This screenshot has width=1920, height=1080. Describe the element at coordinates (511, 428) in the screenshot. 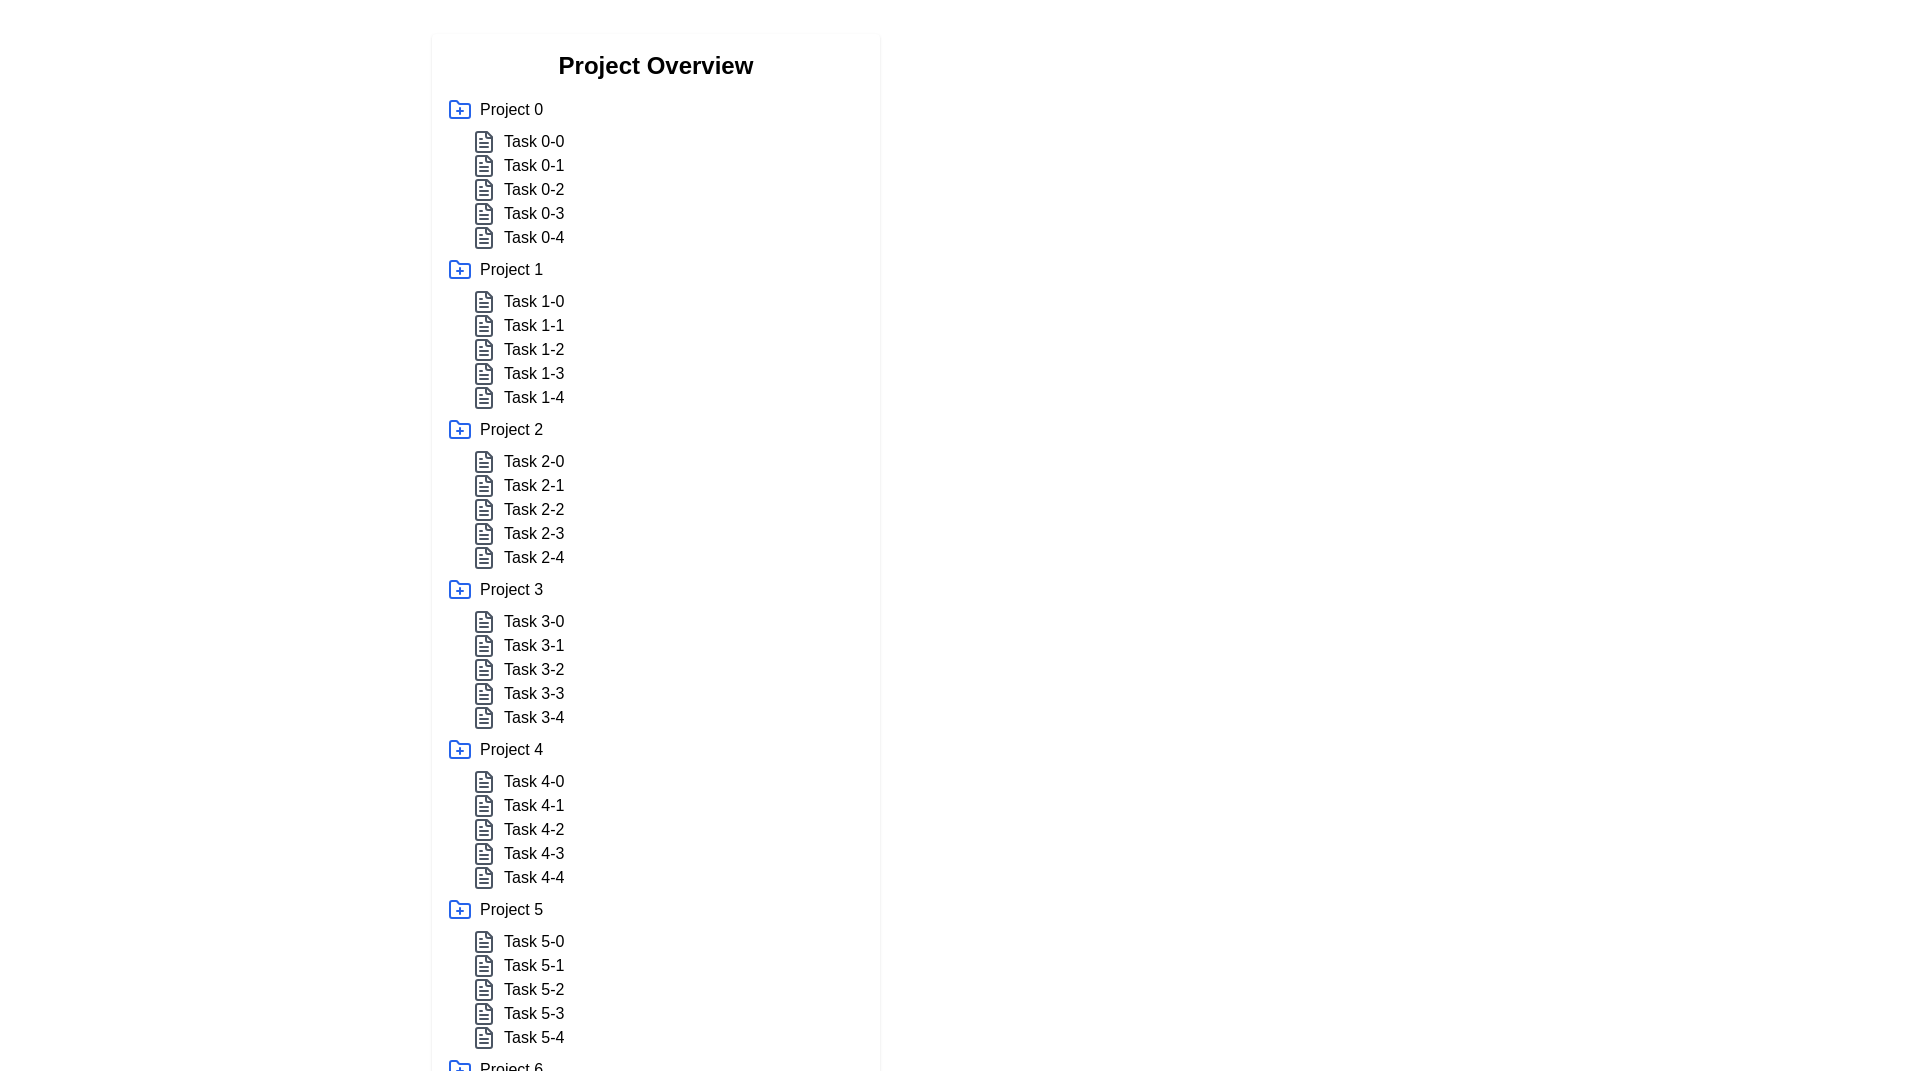

I see `the label for the 'Project 2' section` at that location.